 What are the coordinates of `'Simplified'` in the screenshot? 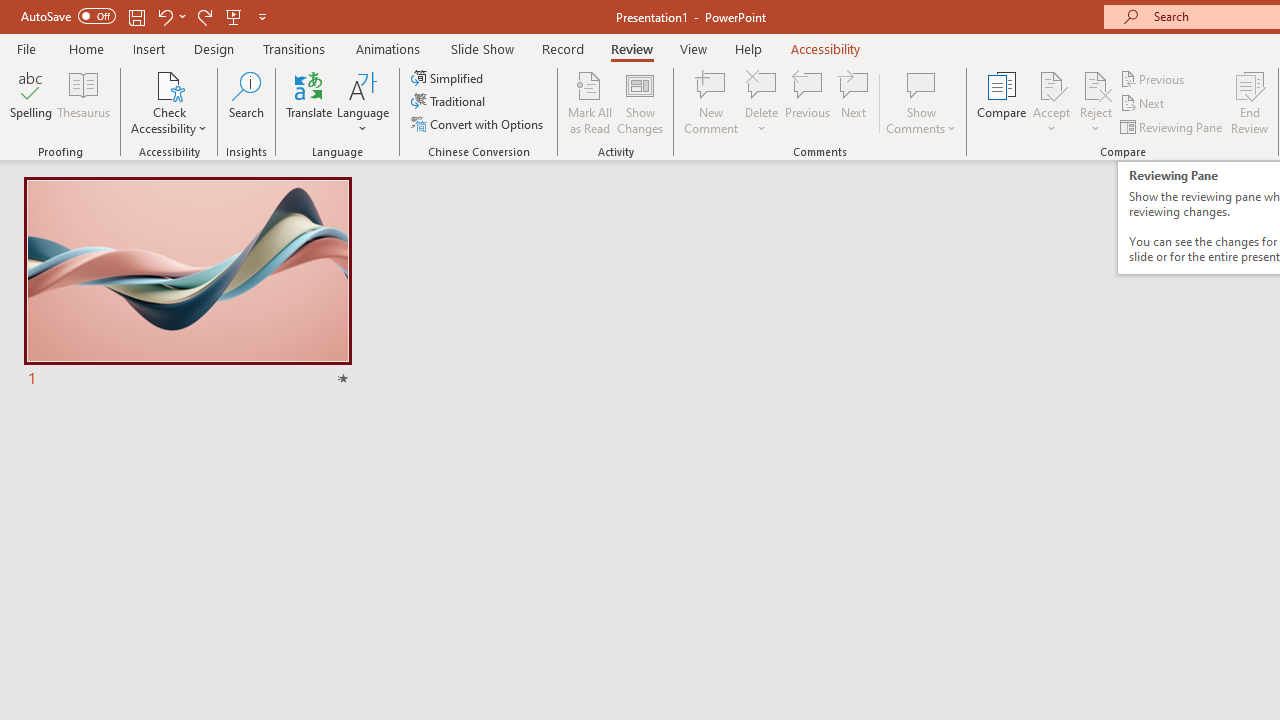 It's located at (448, 77).